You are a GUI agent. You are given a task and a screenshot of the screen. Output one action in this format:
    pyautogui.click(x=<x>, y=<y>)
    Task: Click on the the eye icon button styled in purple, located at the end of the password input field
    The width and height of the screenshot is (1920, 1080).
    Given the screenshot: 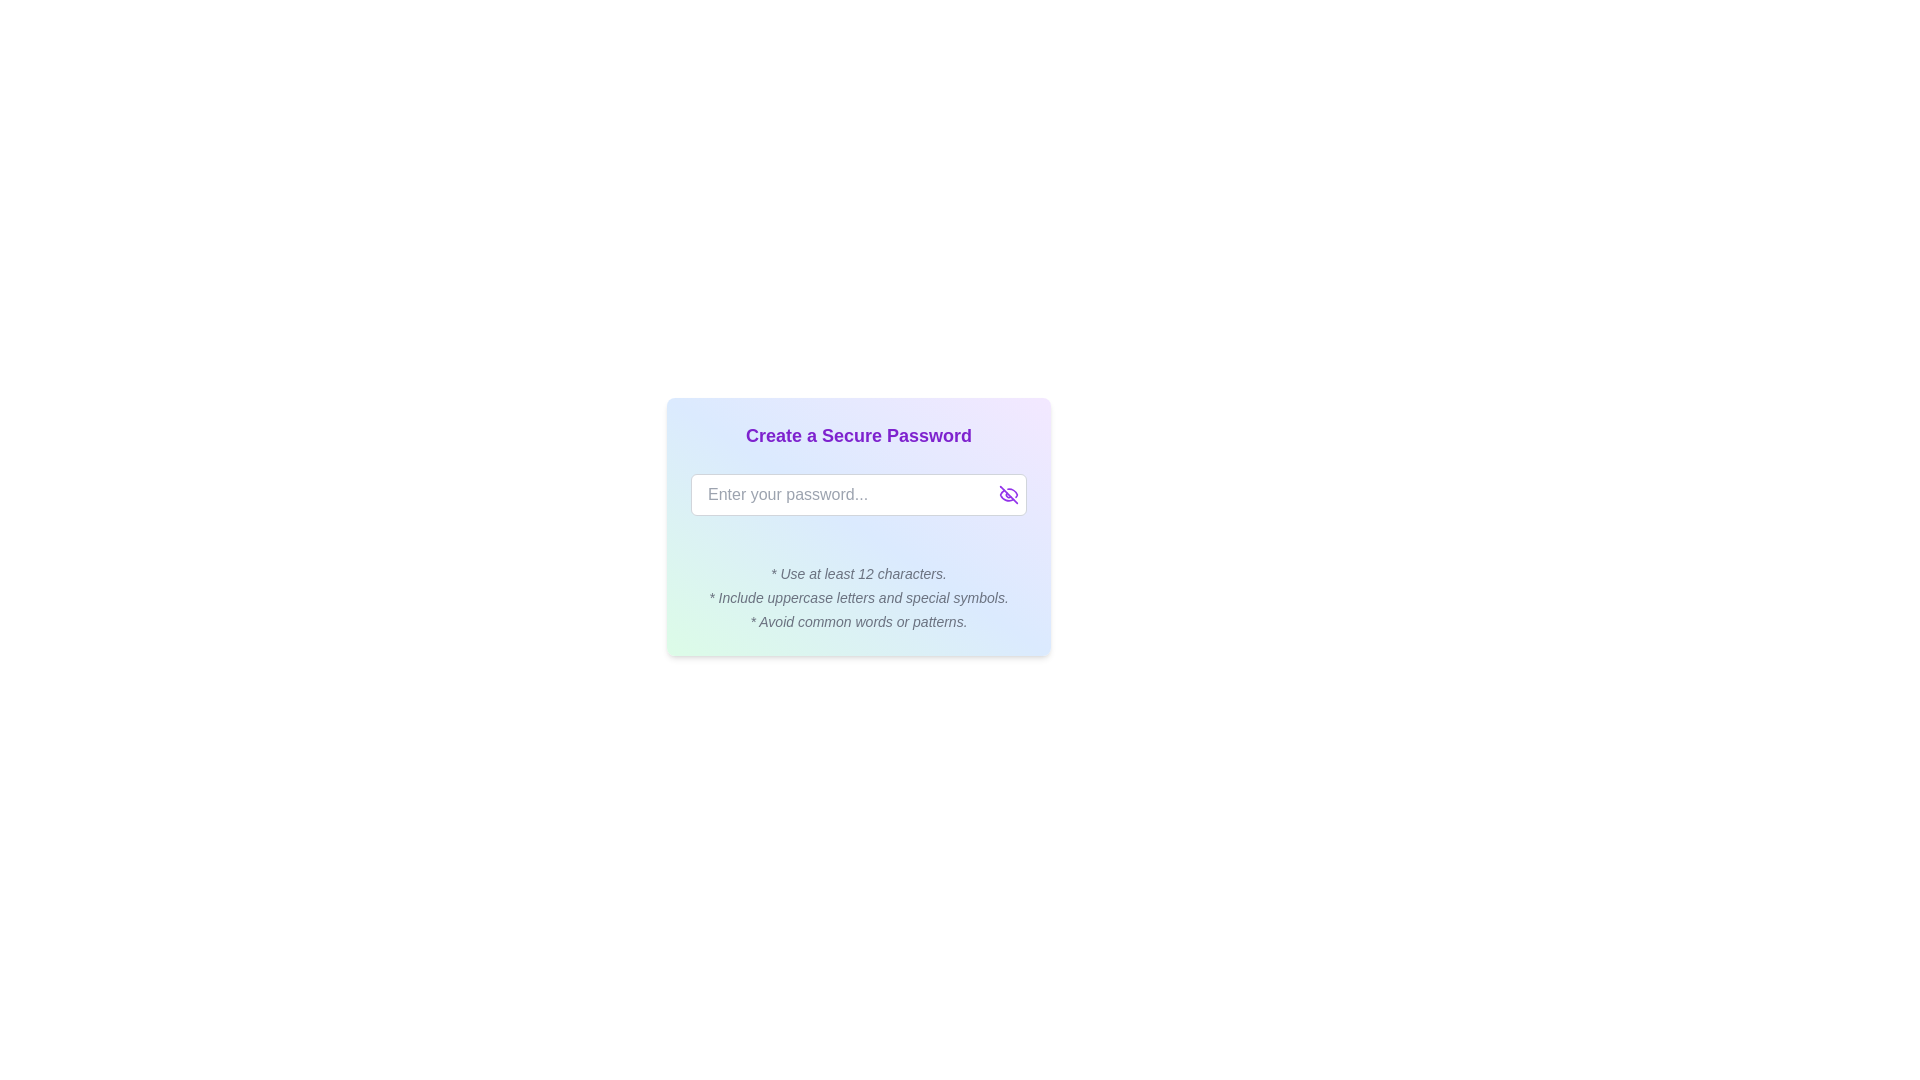 What is the action you would take?
    pyautogui.click(x=1008, y=494)
    